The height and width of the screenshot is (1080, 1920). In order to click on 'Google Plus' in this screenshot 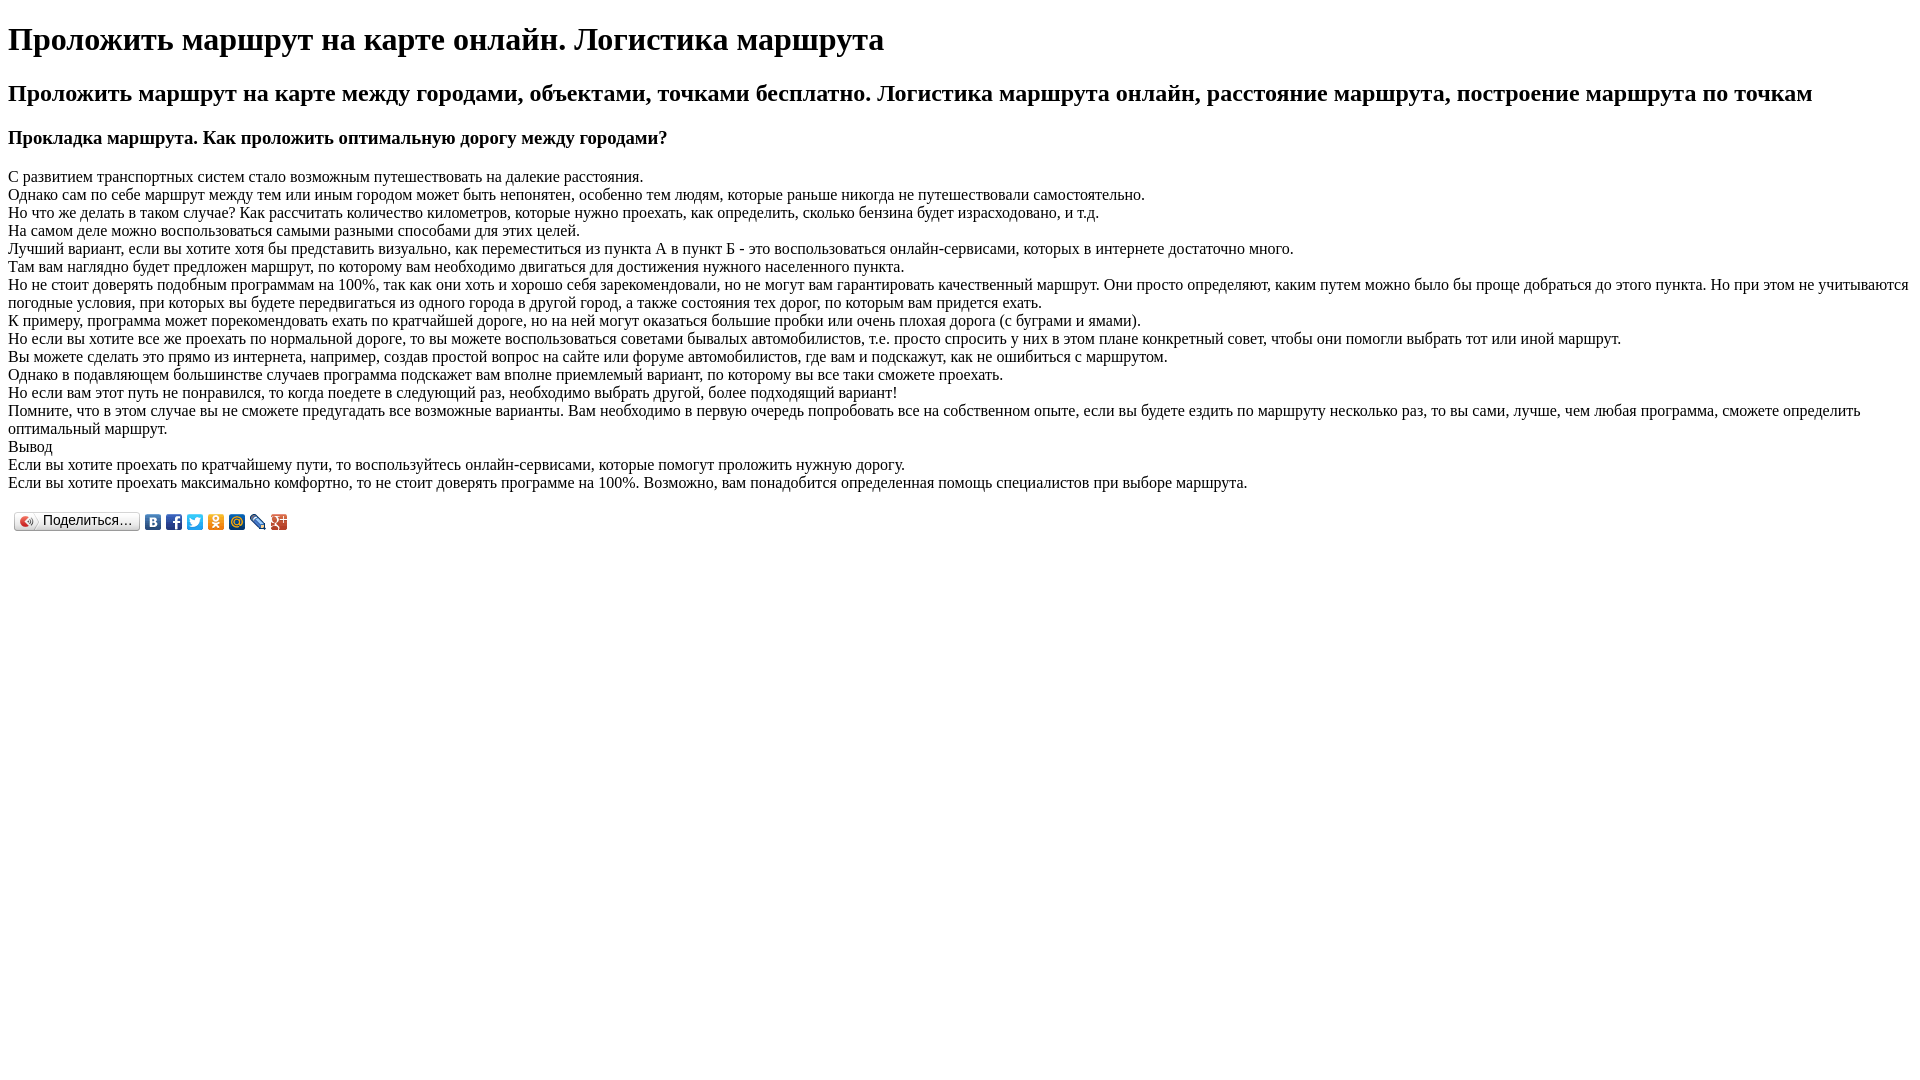, I will do `click(267, 519)`.